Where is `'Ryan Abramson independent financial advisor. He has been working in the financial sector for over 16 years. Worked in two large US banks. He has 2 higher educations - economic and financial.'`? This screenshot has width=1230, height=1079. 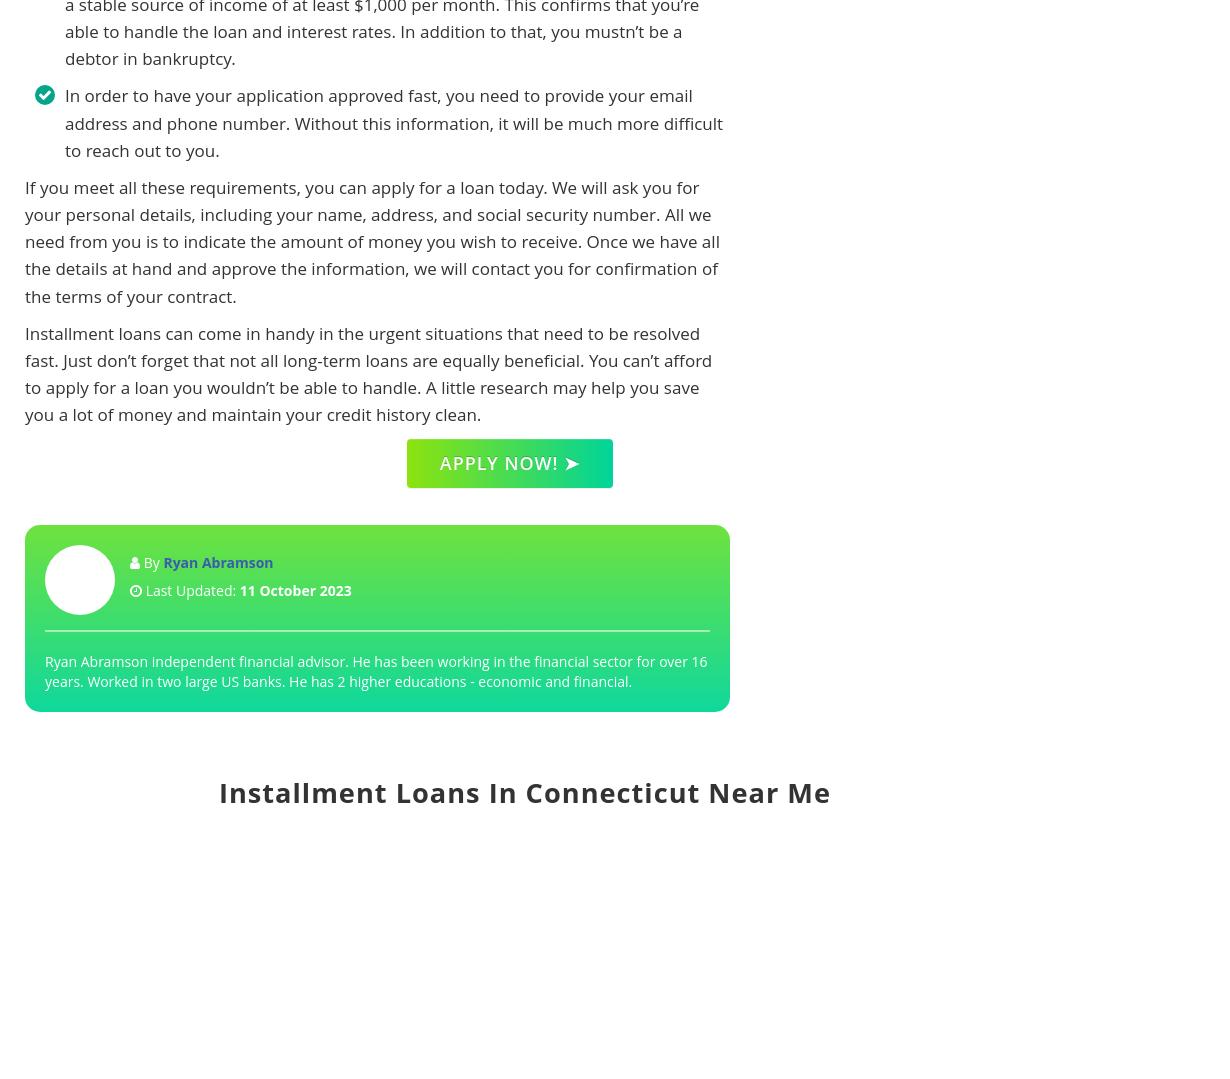
'Ryan Abramson independent financial advisor. He has been working in the financial sector for over 16 years. Worked in two large US banks. He has 2 higher educations - economic and financial.' is located at coordinates (375, 671).